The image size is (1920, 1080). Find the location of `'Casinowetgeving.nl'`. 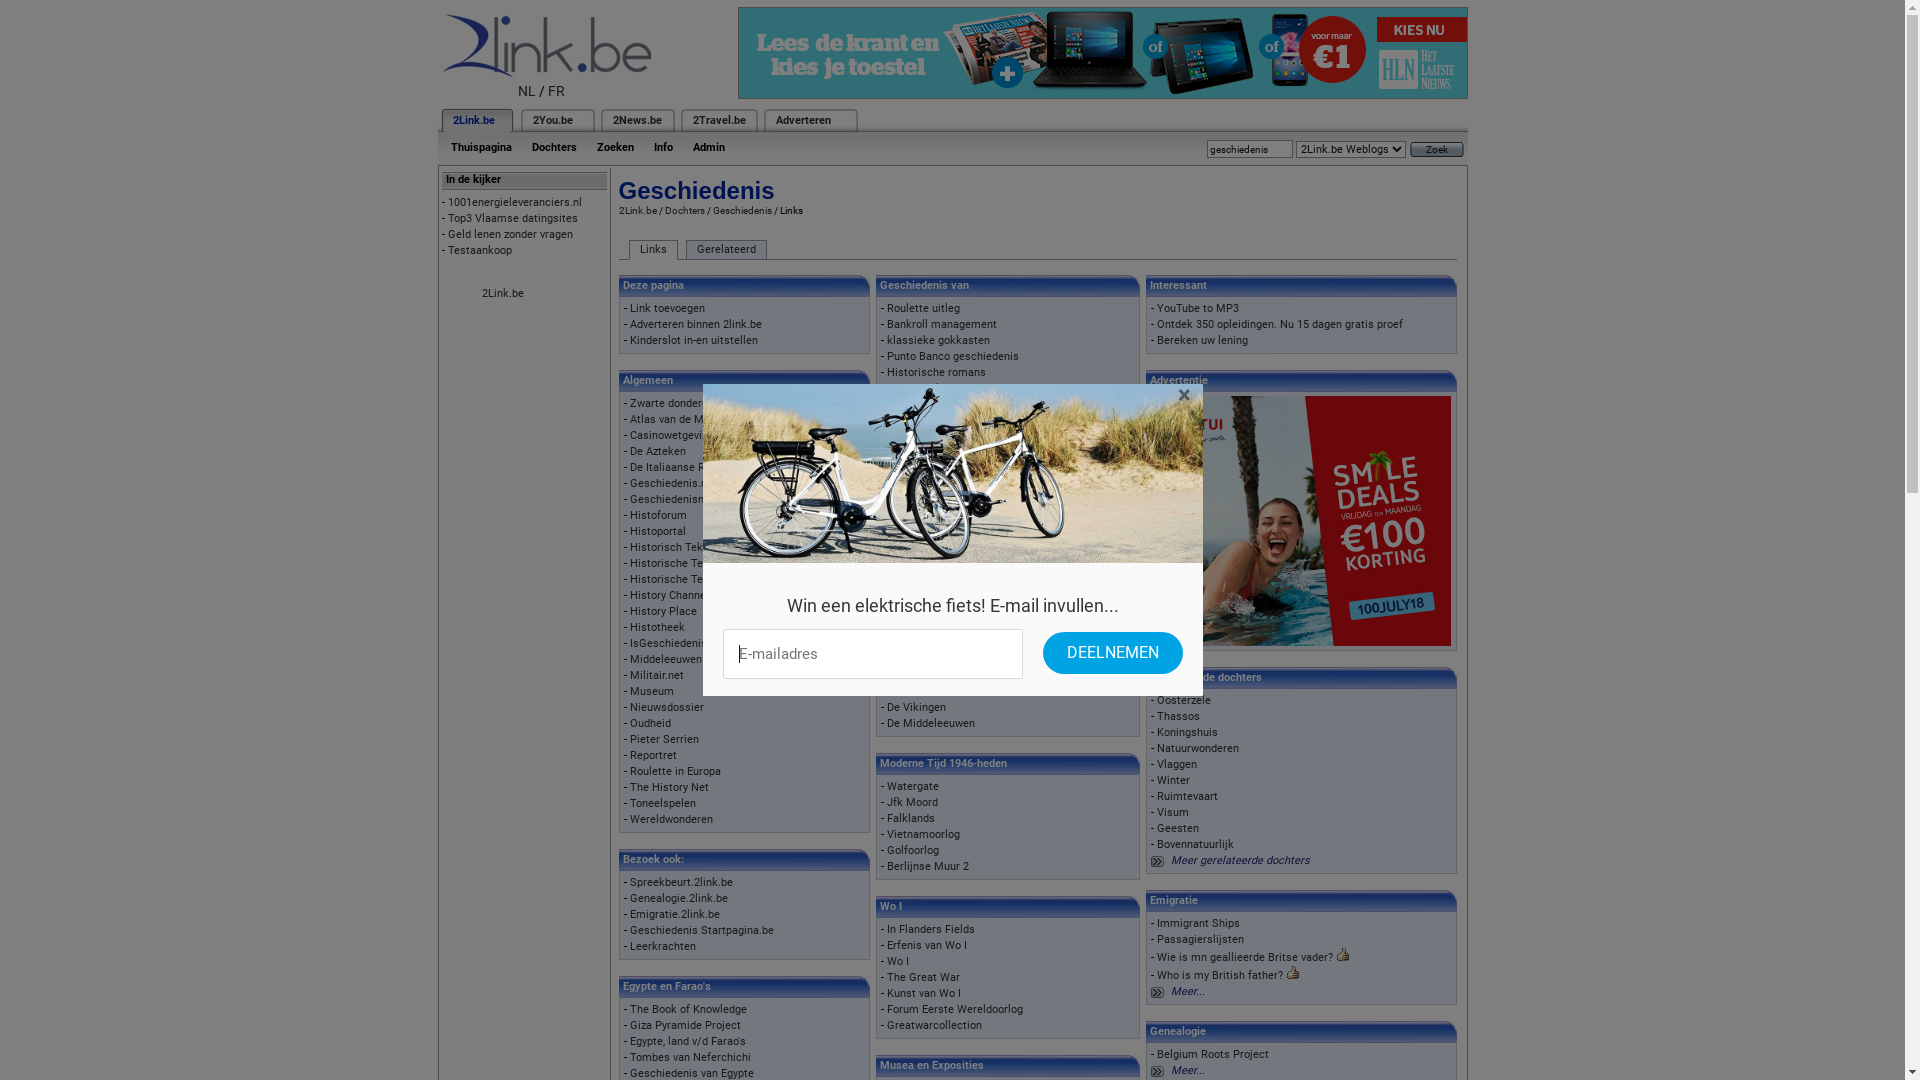

'Casinowetgeving.nl' is located at coordinates (677, 434).